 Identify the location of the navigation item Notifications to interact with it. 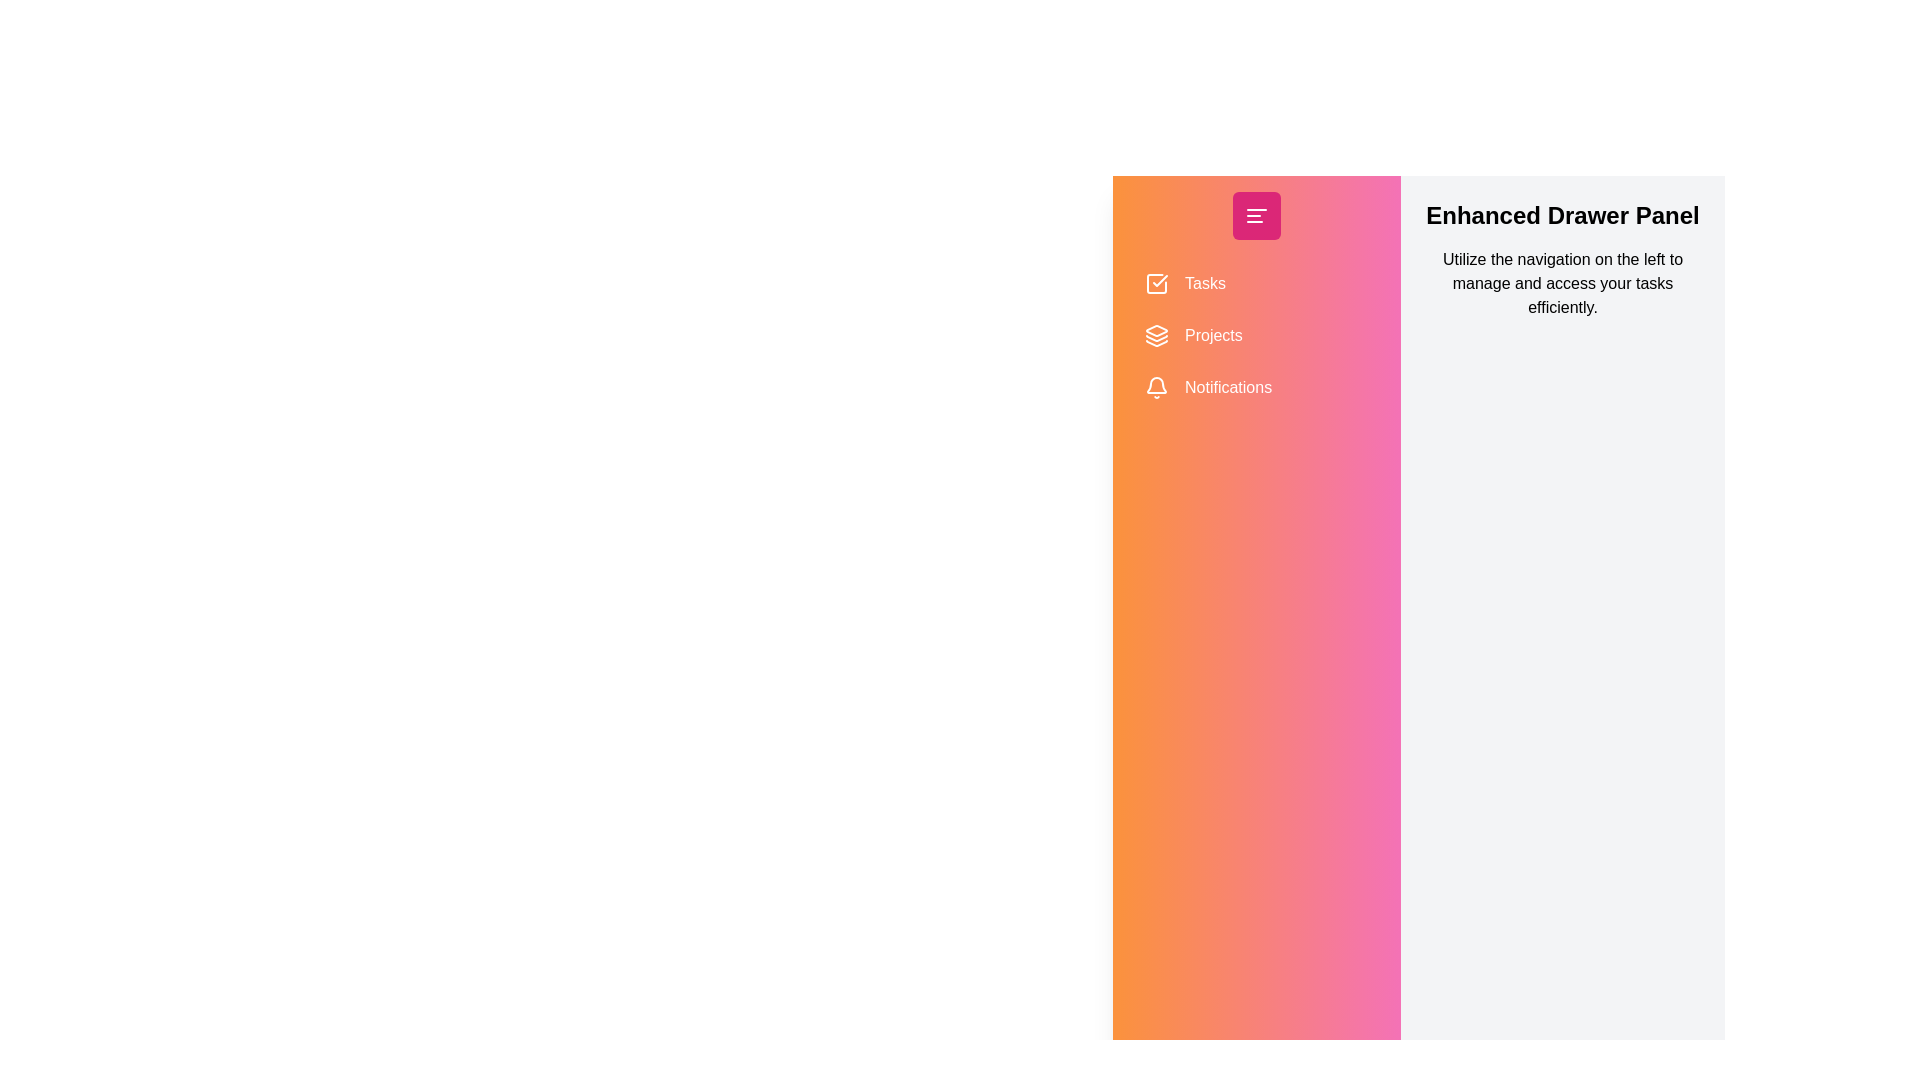
(1256, 388).